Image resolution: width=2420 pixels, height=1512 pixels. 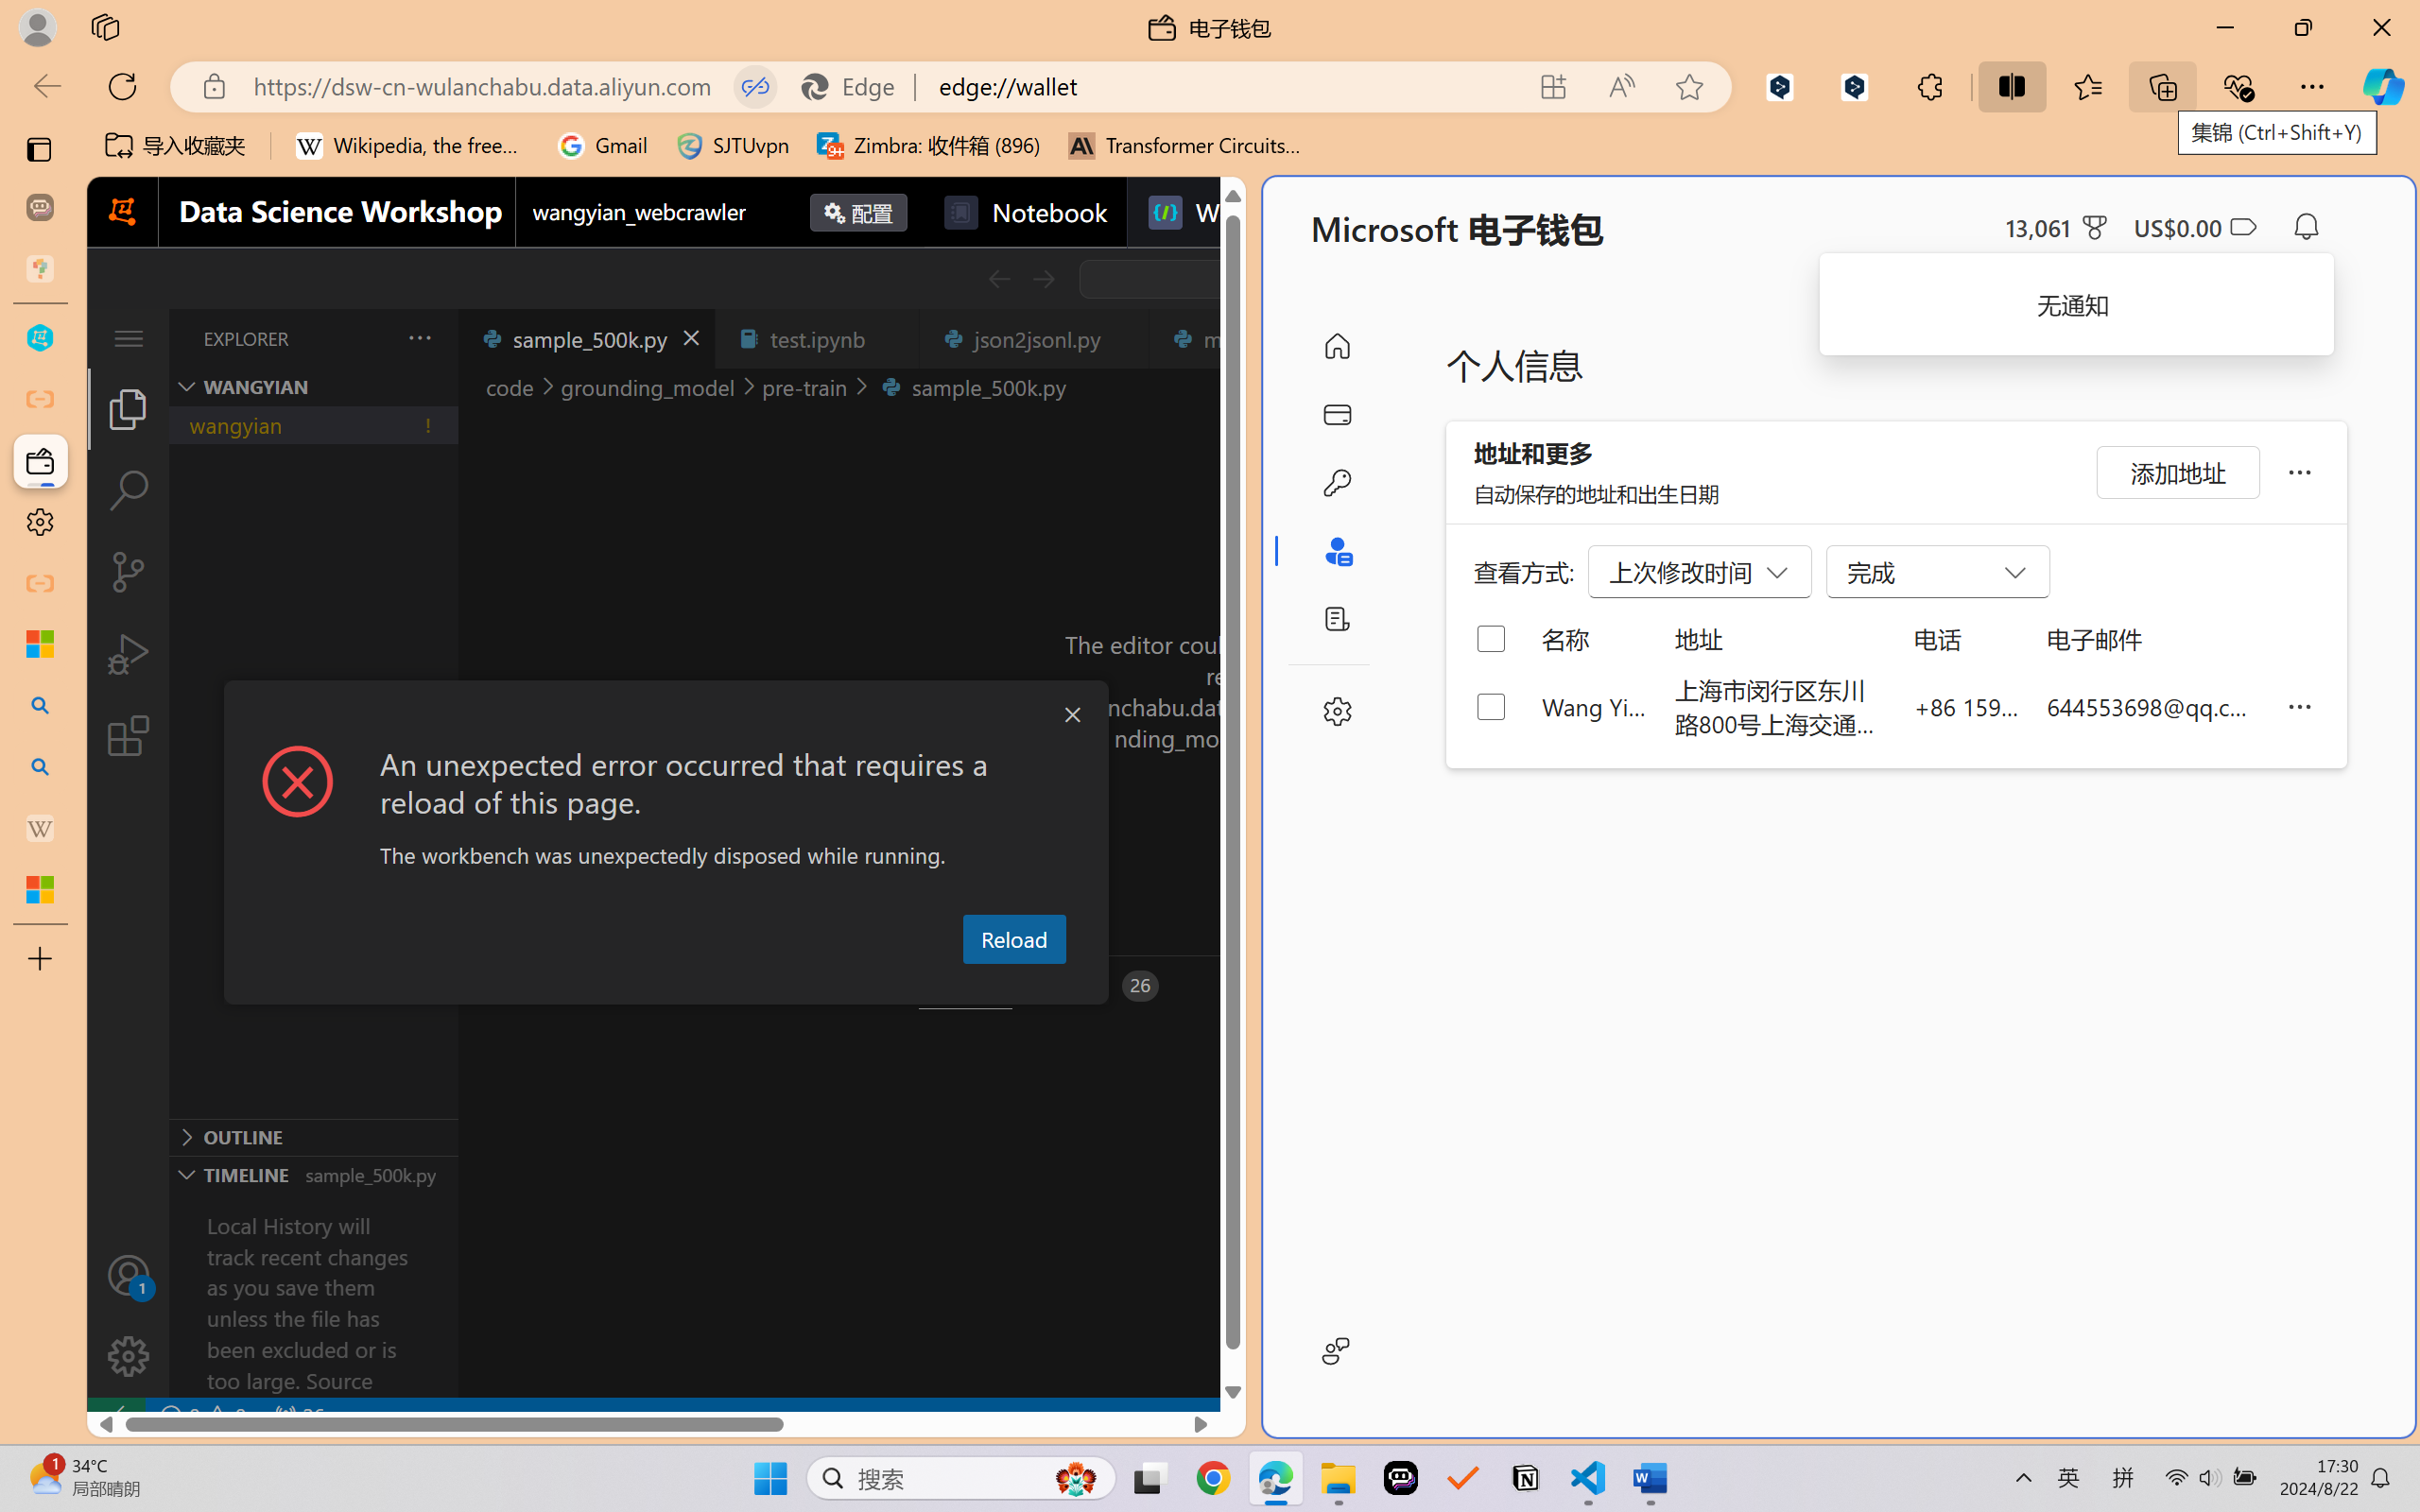 What do you see at coordinates (127, 1274) in the screenshot?
I see `'Accounts - Sign in requested'` at bounding box center [127, 1274].